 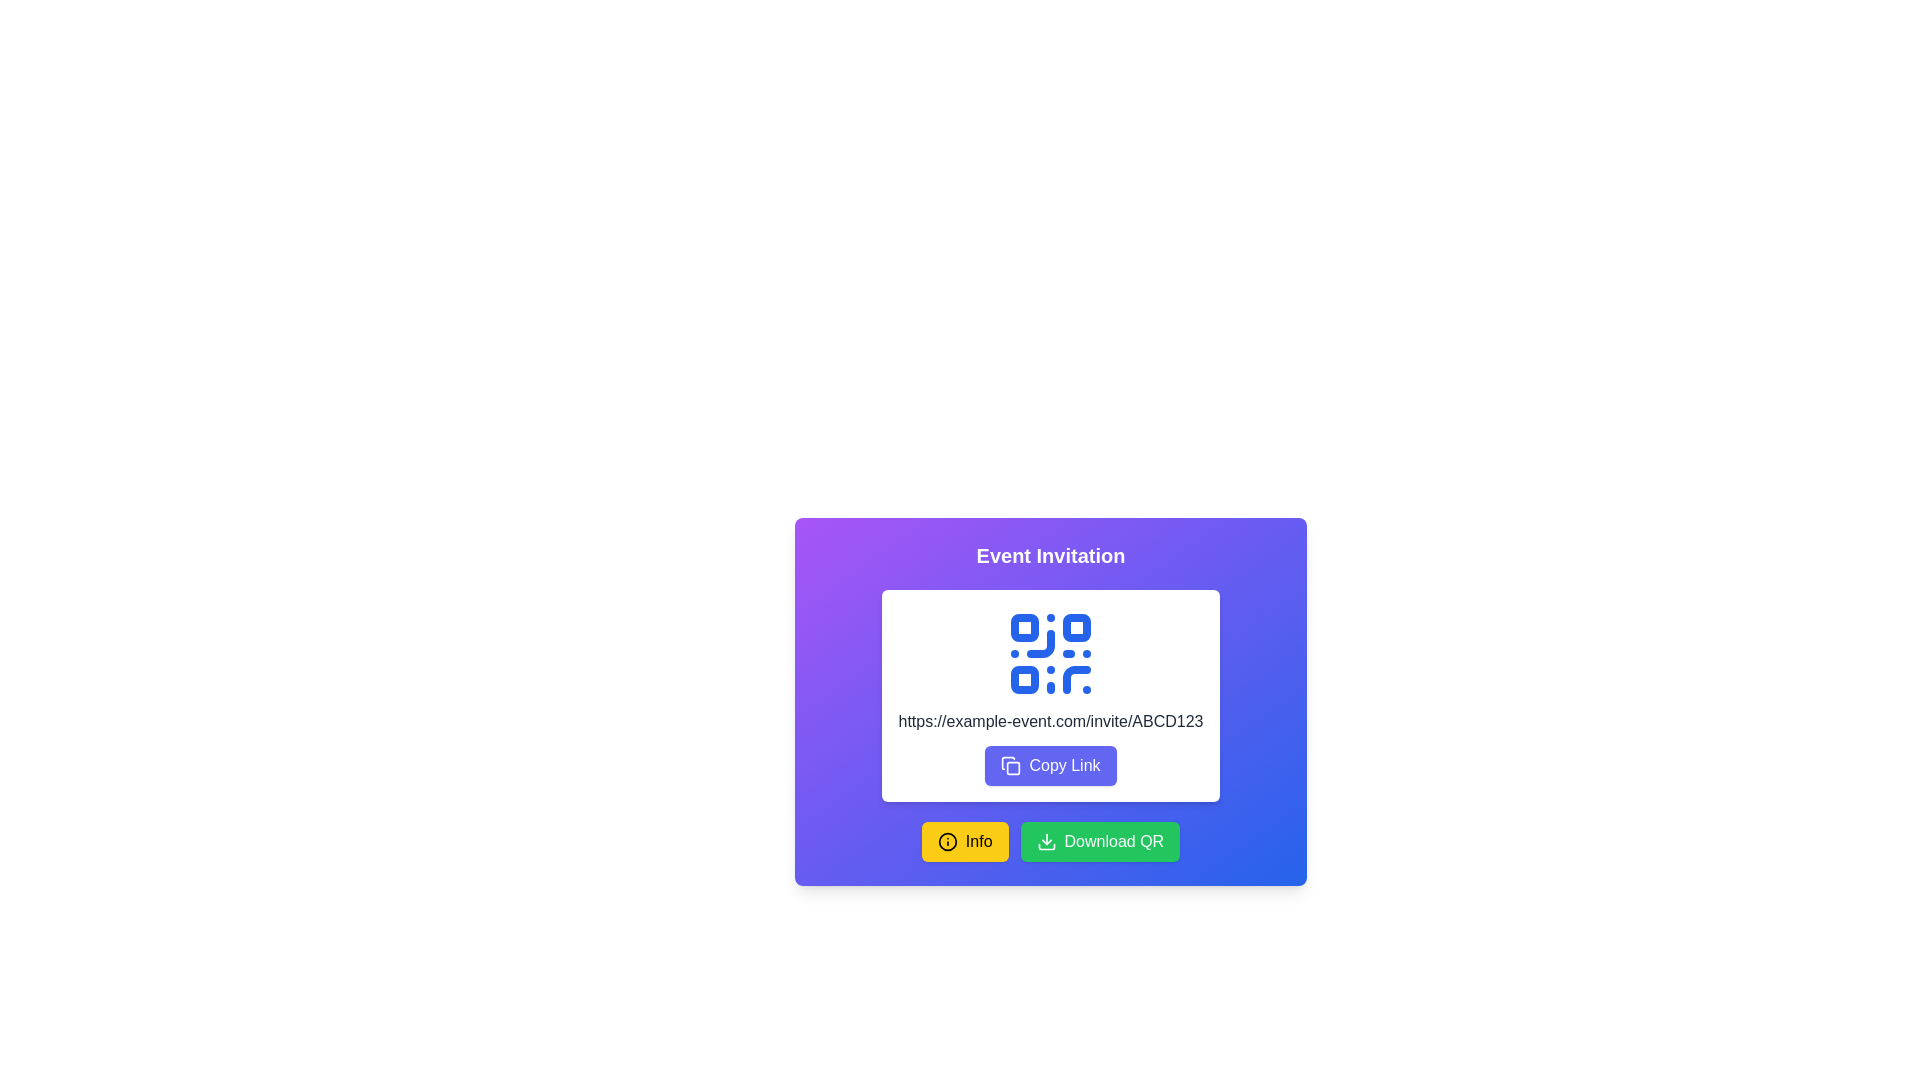 I want to click on the Text Display Element that presents a URL, located centrally within the card UI, beneath the QR code icon and above the 'Copy Link' button, so click(x=1050, y=721).